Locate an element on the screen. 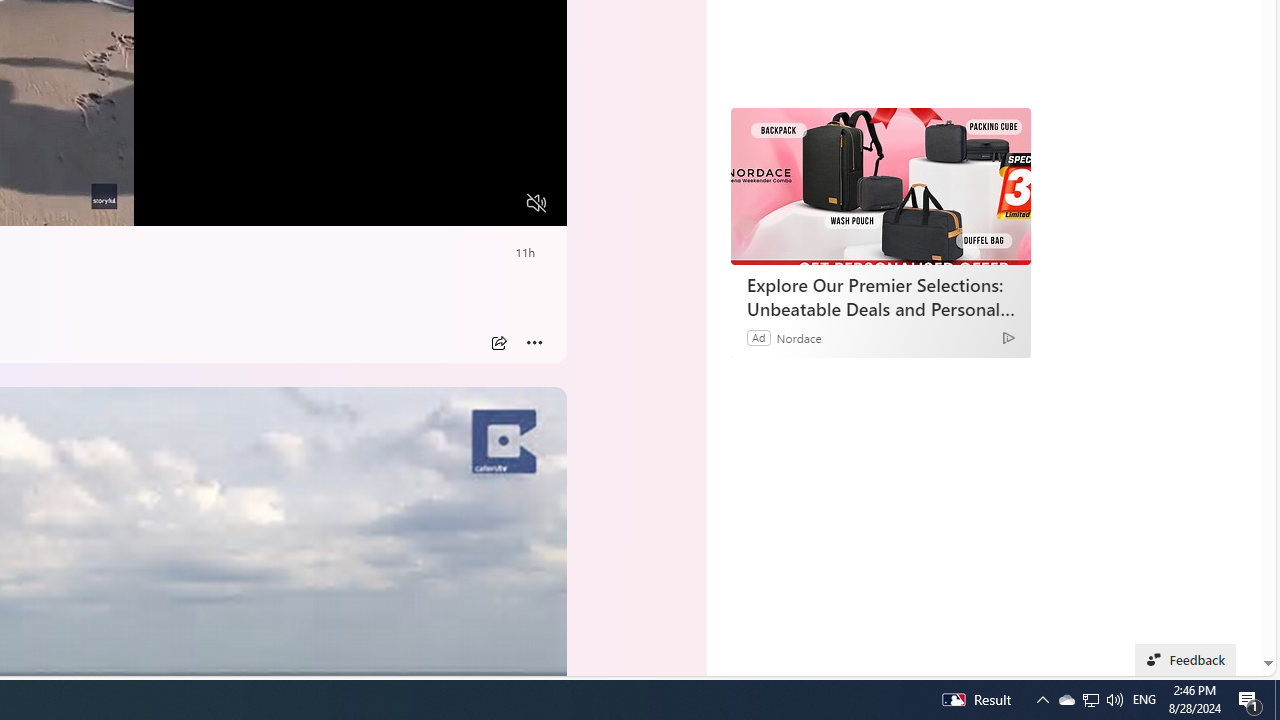 The width and height of the screenshot is (1280, 720). 'Share' is located at coordinates (498, 342).